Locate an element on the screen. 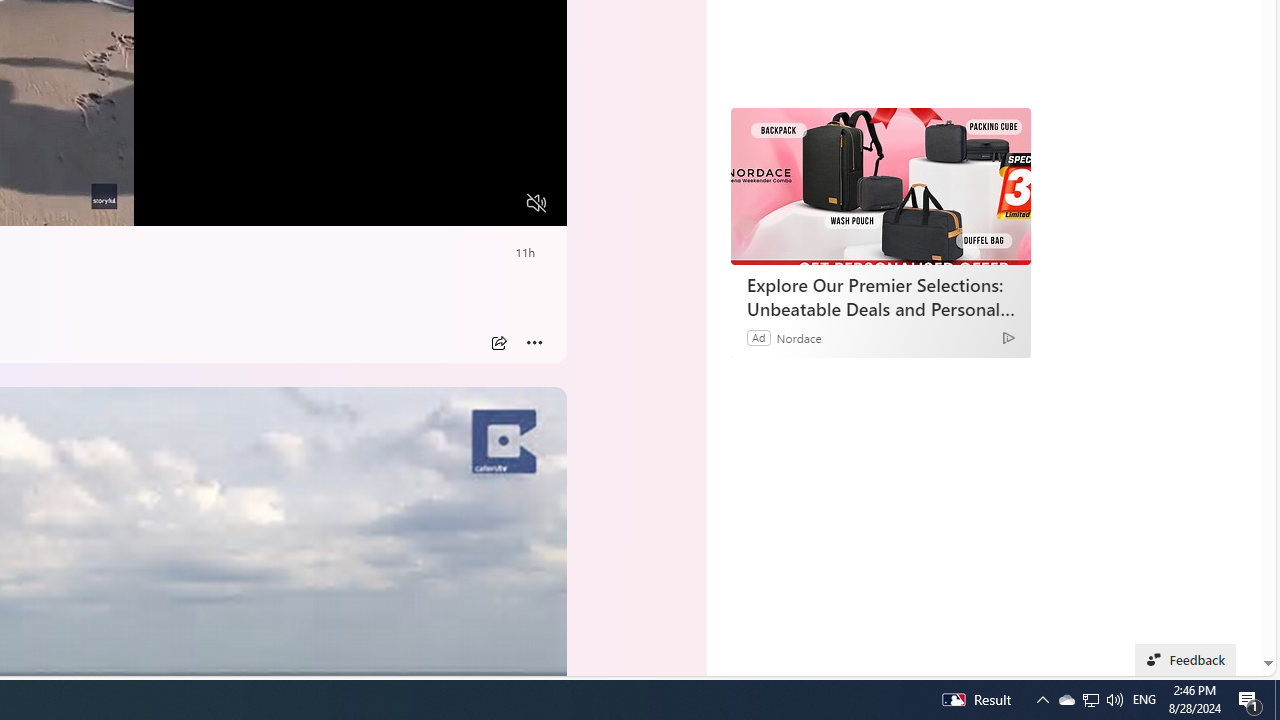 The width and height of the screenshot is (1280, 720). 'Share' is located at coordinates (498, 342).